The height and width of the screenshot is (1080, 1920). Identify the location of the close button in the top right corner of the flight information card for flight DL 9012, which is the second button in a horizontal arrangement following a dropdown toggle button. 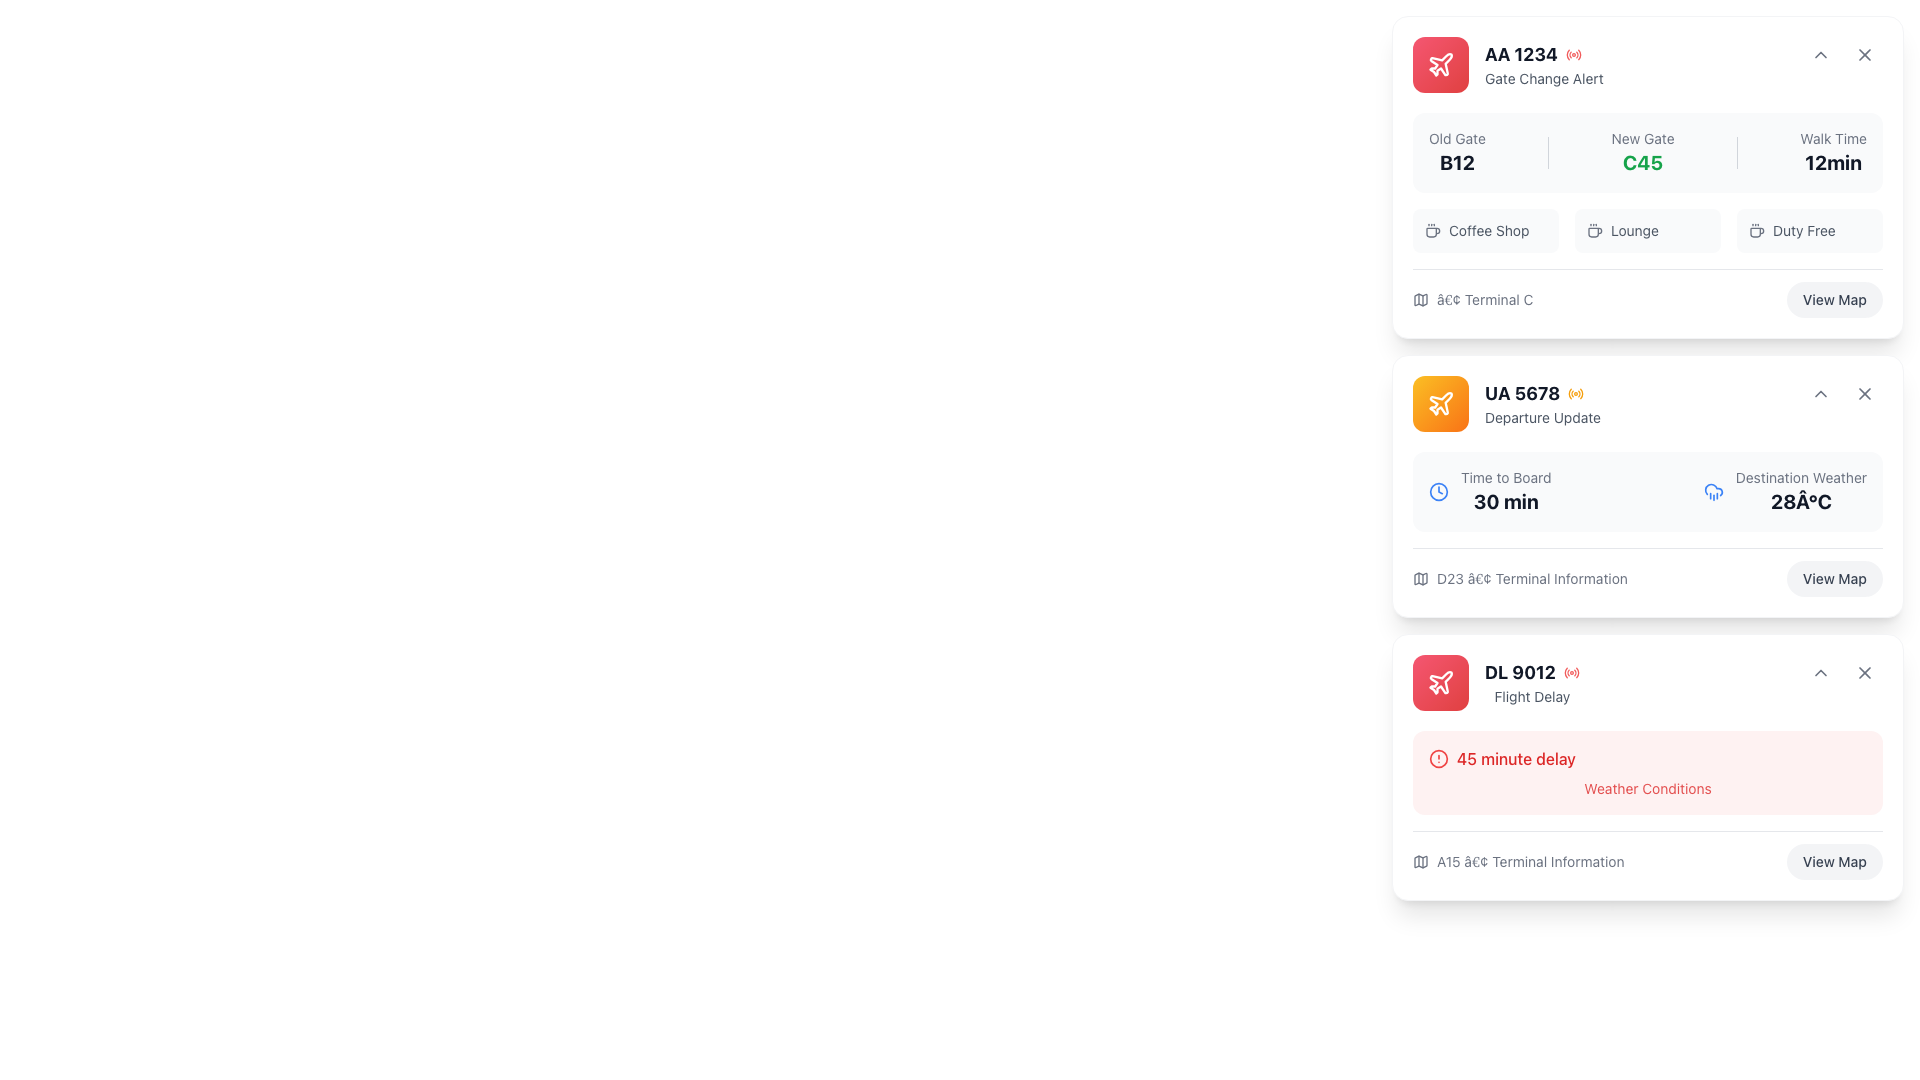
(1864, 672).